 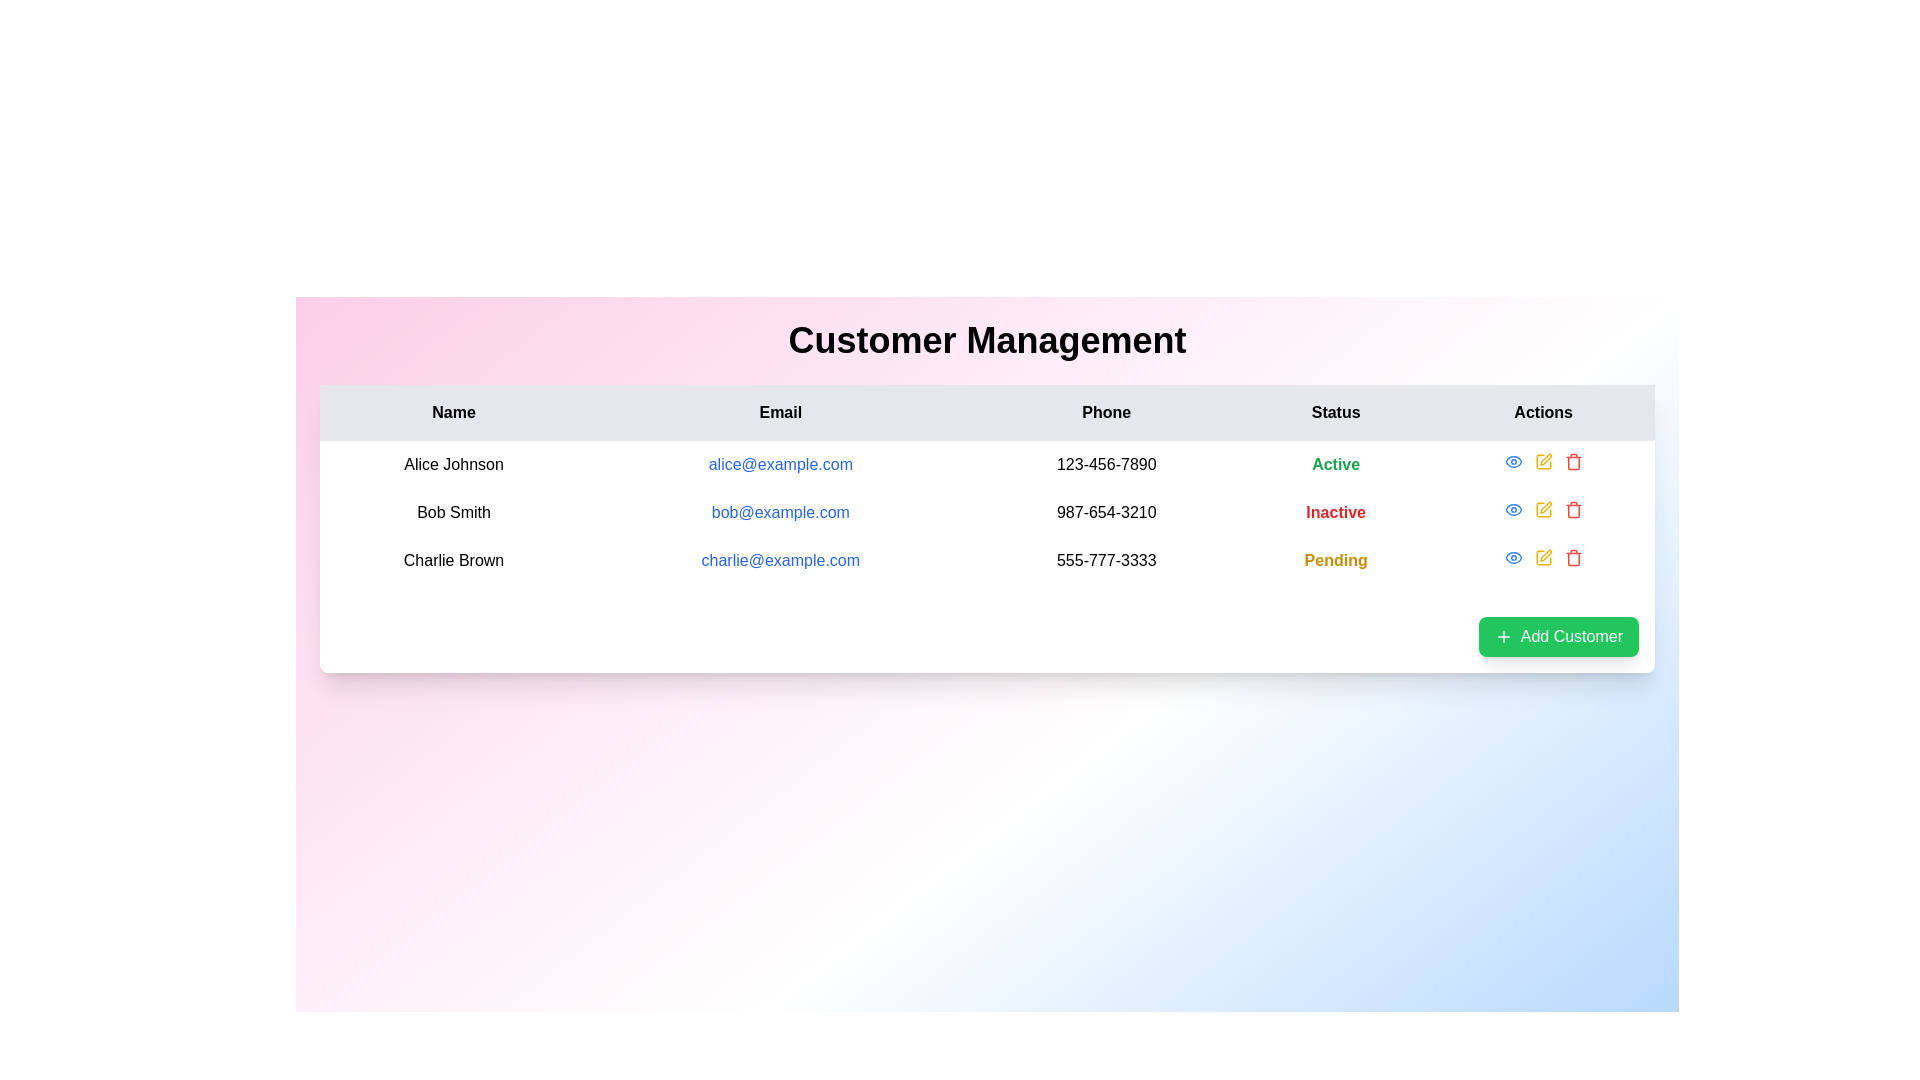 What do you see at coordinates (1513, 462) in the screenshot?
I see `the blue-colored eye-shaped icon button in the 'Actions' column for 'Bob Smith'` at bounding box center [1513, 462].